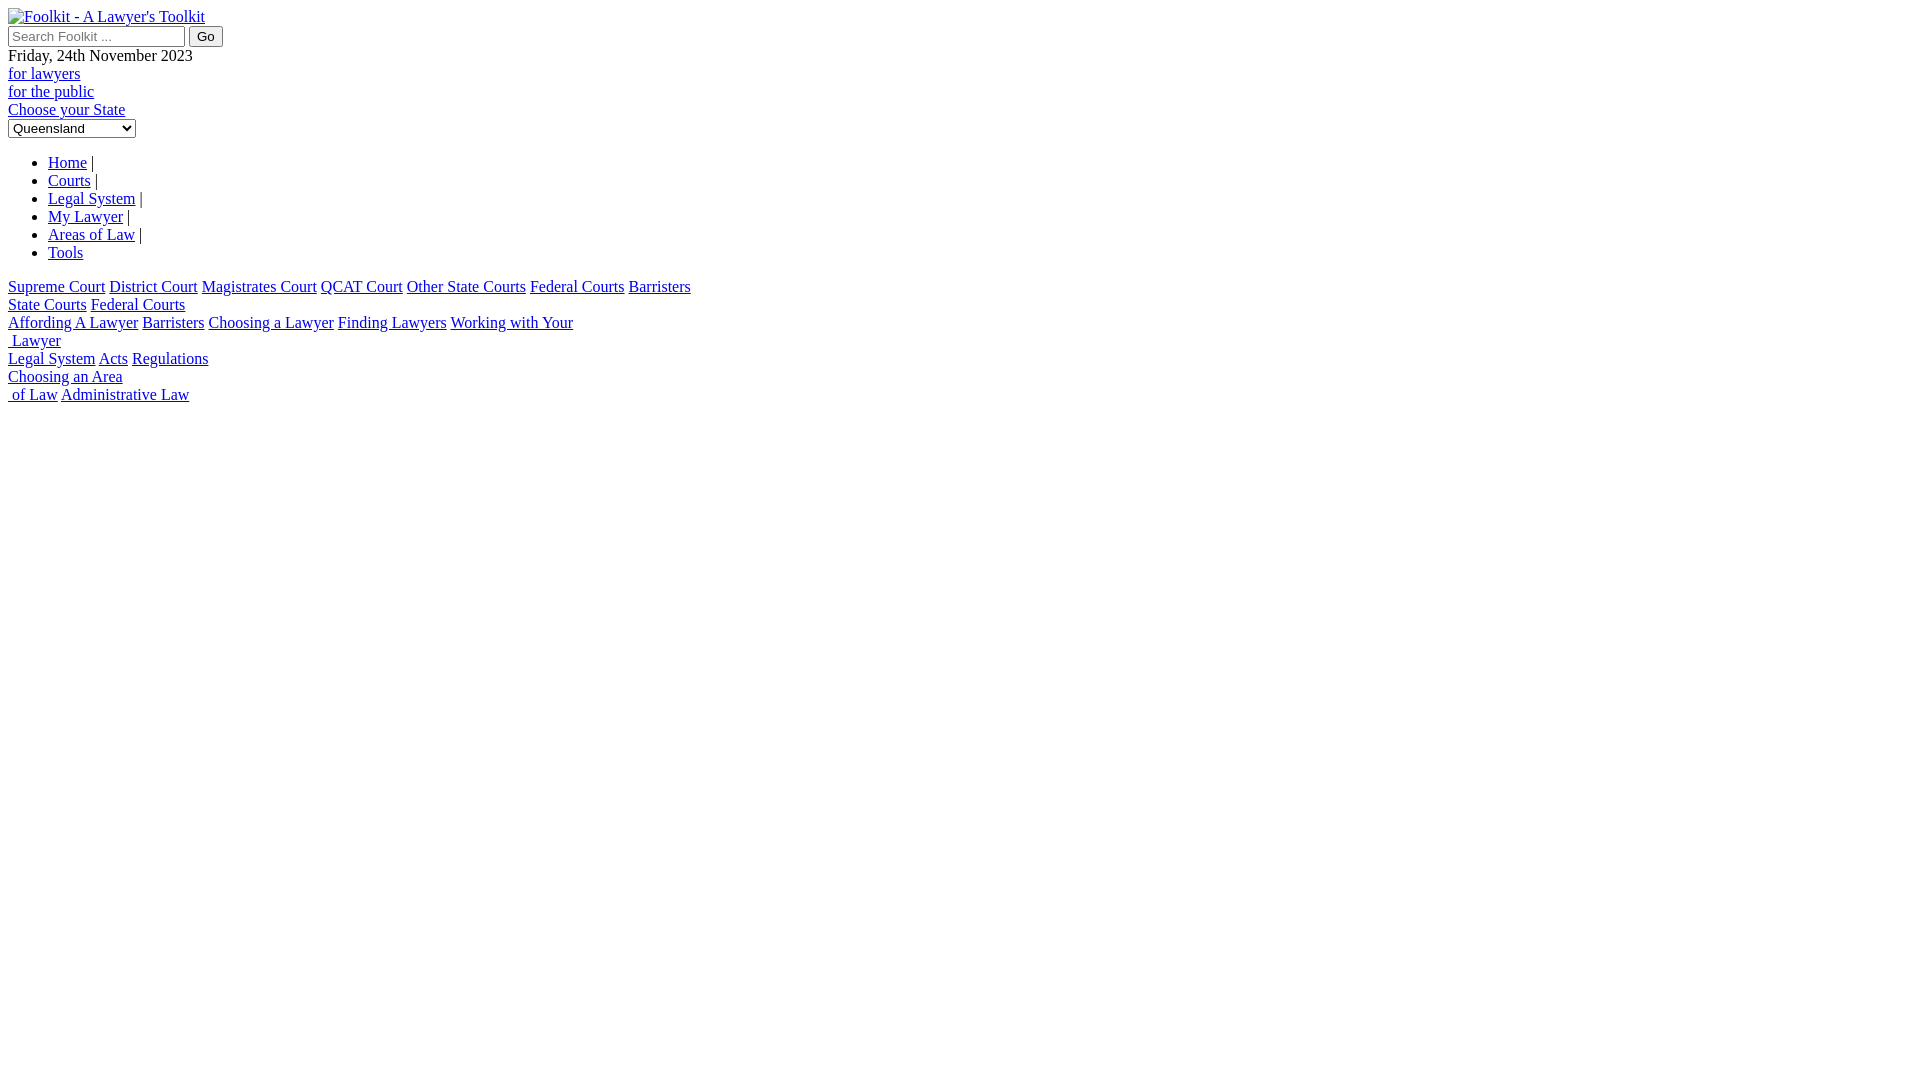 The height and width of the screenshot is (1080, 1920). What do you see at coordinates (406, 286) in the screenshot?
I see `'Other State Courts'` at bounding box center [406, 286].